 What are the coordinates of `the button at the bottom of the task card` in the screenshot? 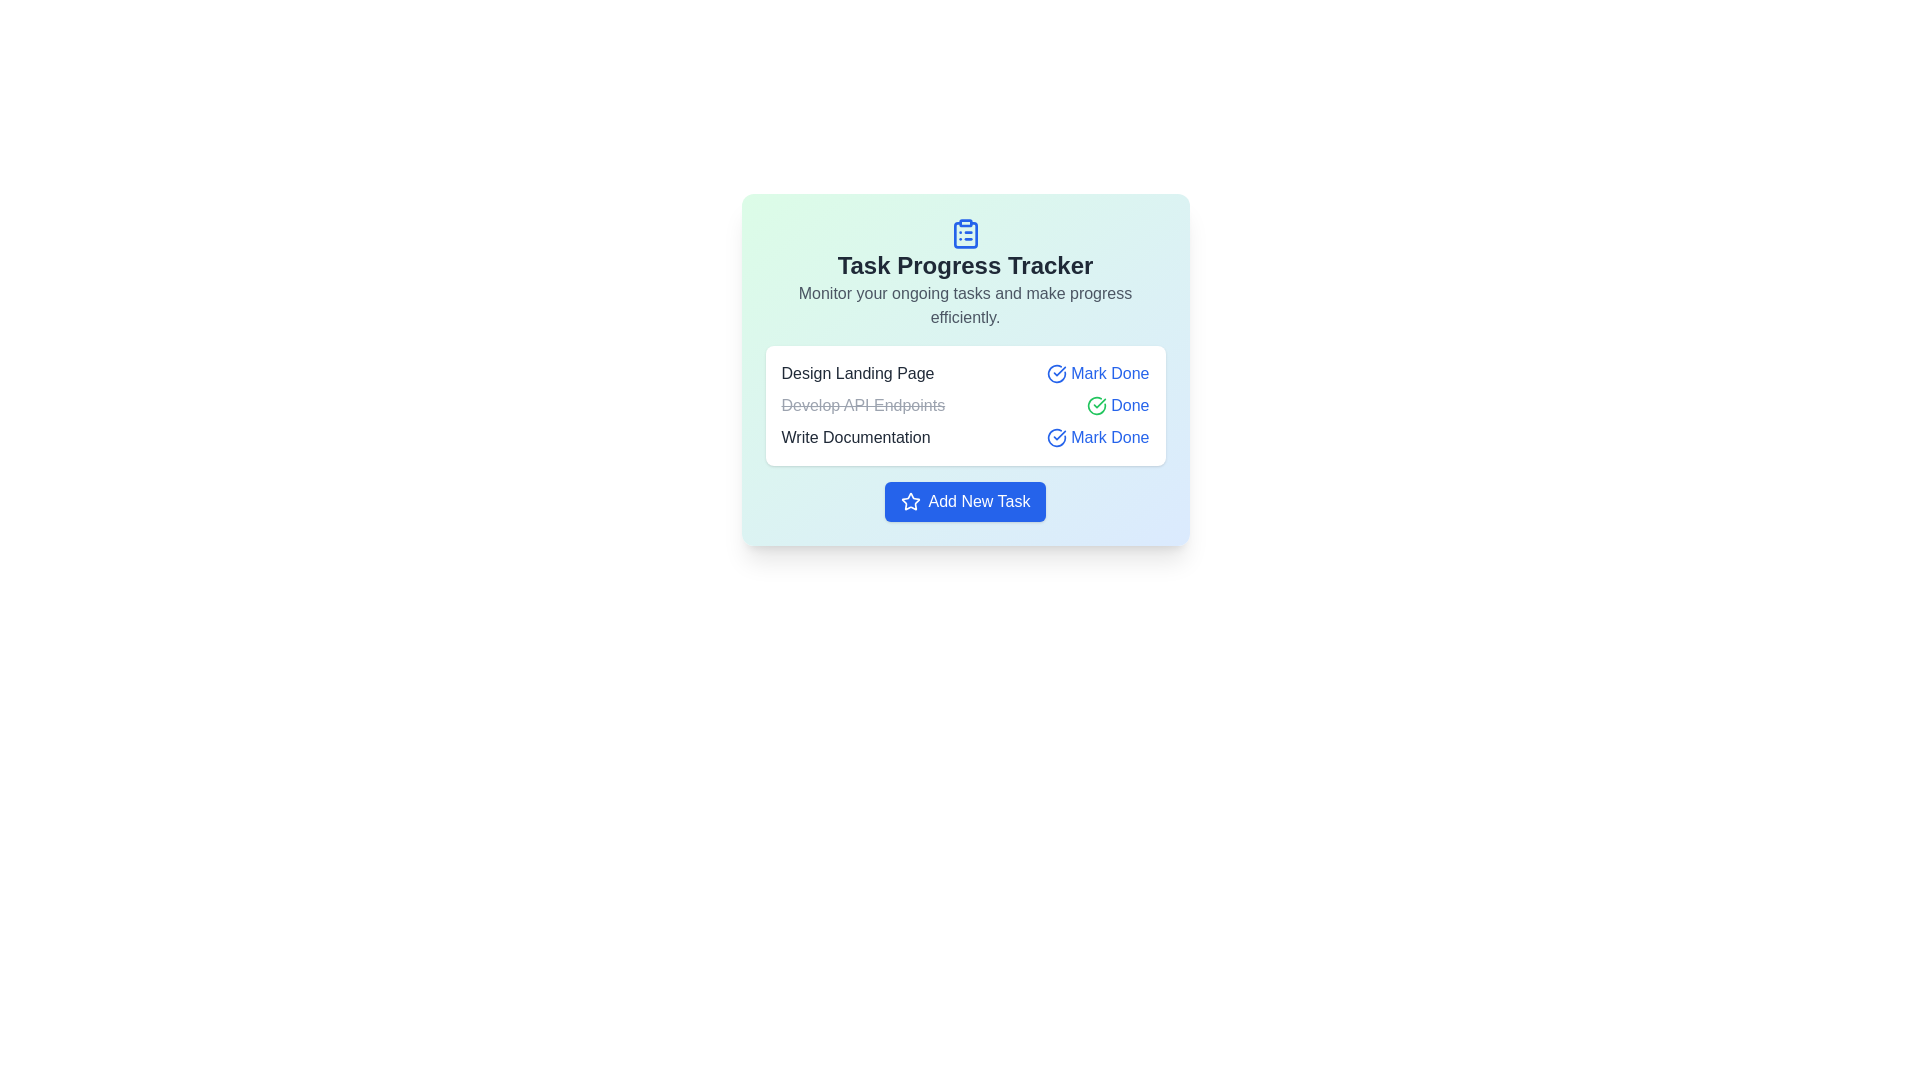 It's located at (965, 500).